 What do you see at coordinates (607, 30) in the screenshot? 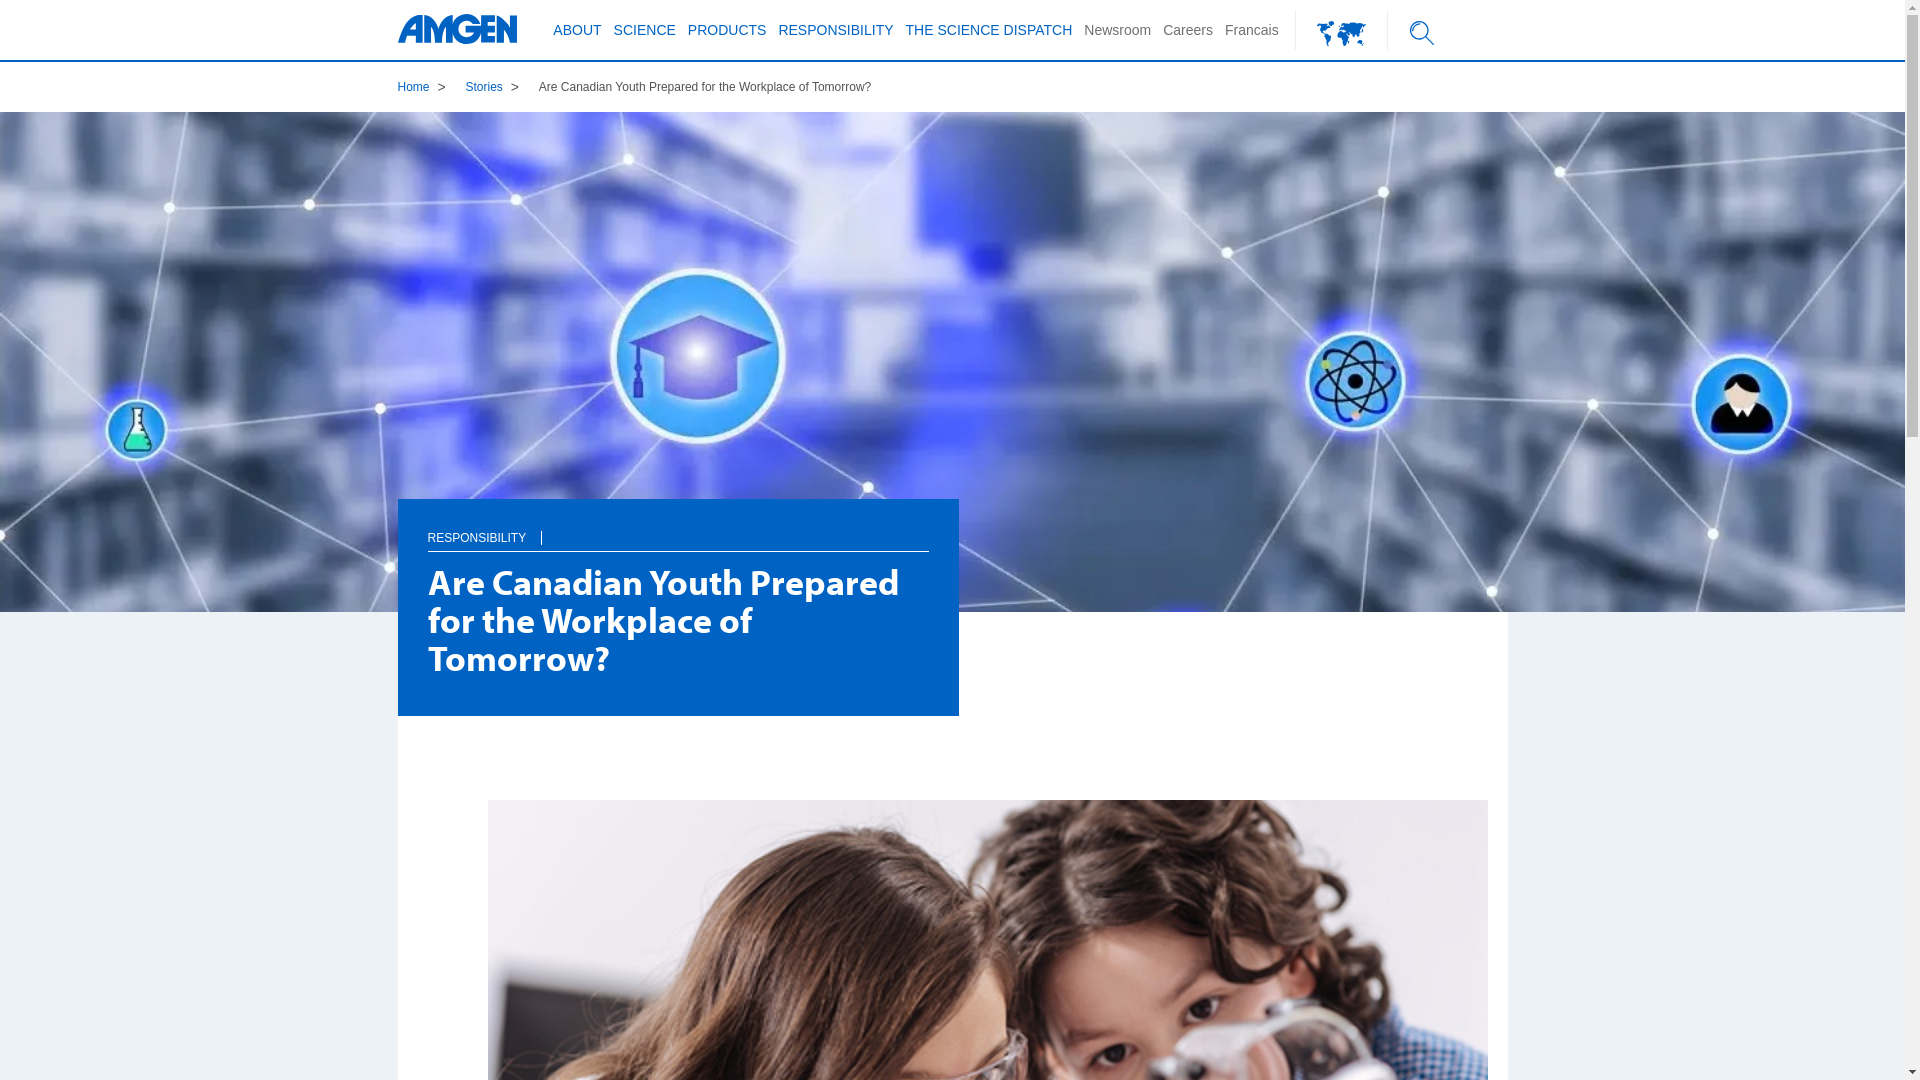
I see `'SCIENCE'` at bounding box center [607, 30].